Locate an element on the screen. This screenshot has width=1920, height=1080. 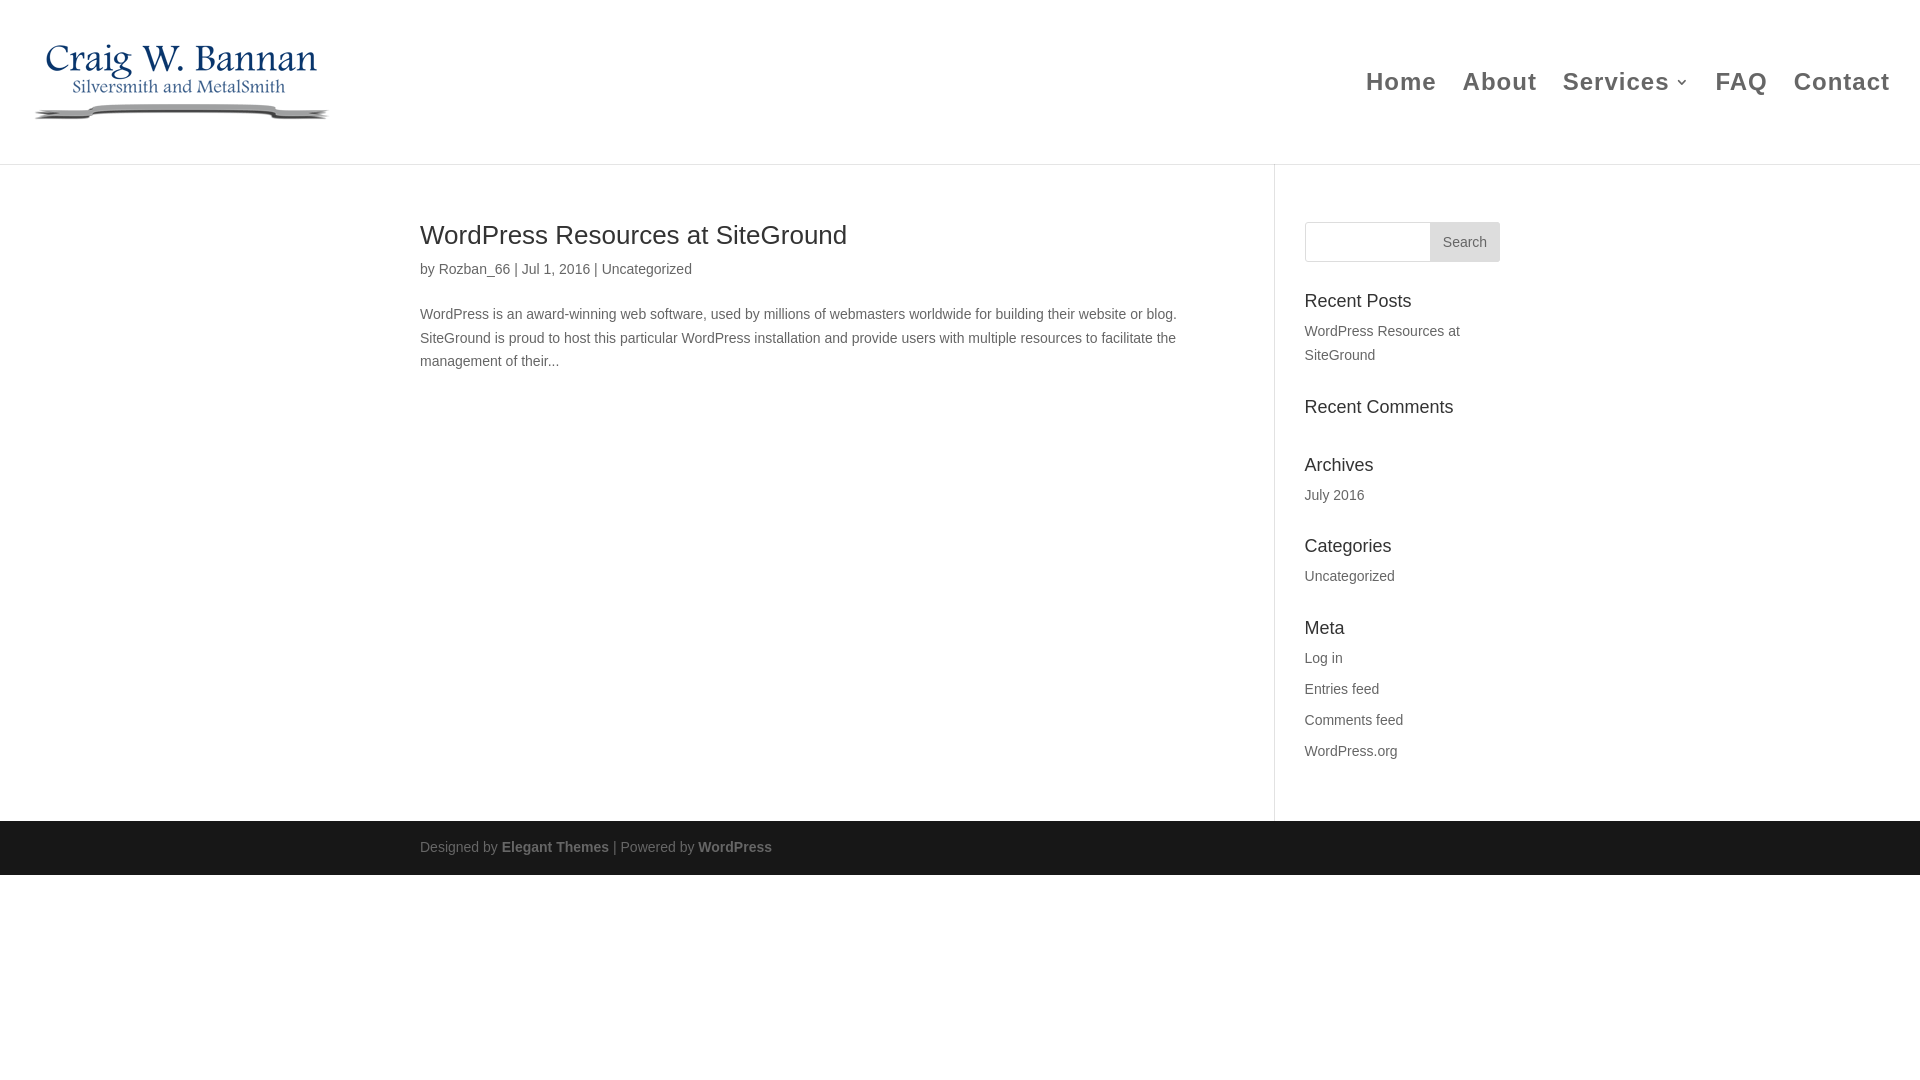
'WordPress Resources at SiteGround' is located at coordinates (1381, 342).